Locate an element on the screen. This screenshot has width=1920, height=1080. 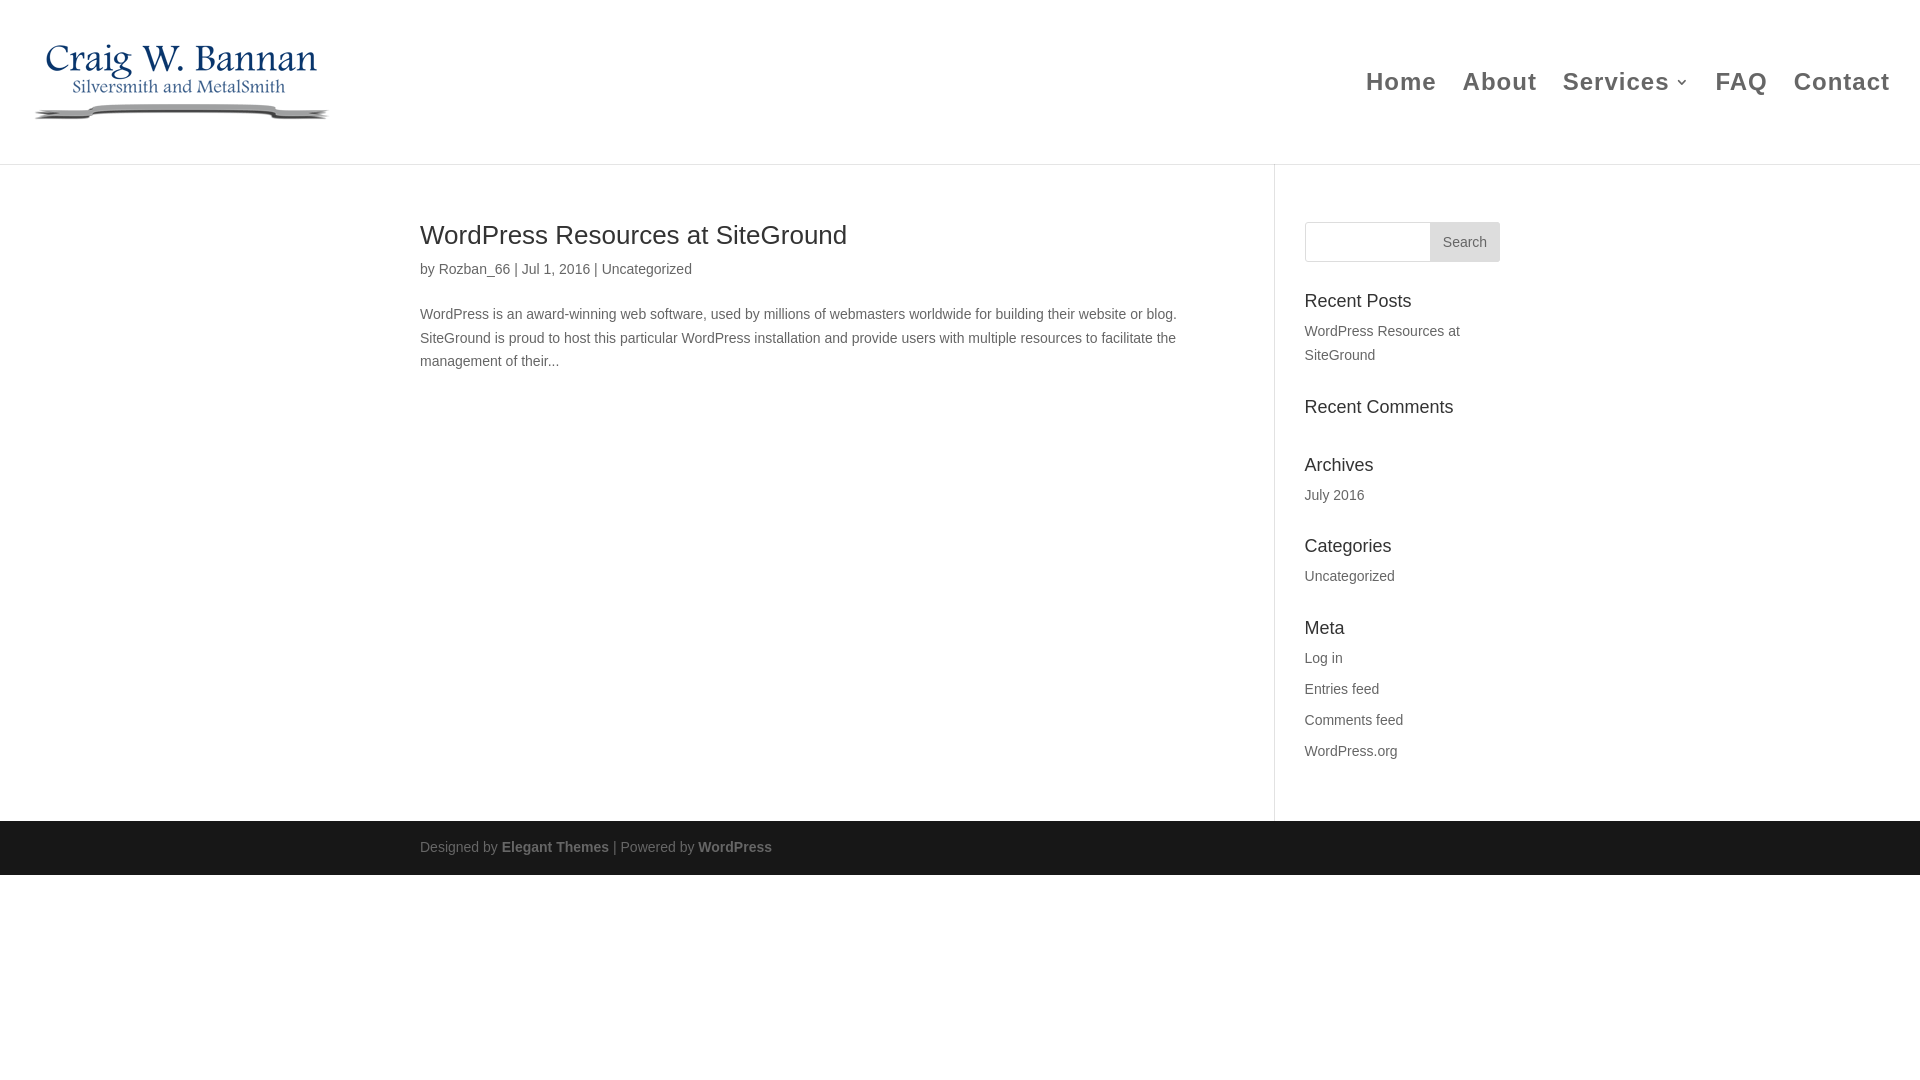
'WordPress Resources at SiteGround' is located at coordinates (1381, 342).